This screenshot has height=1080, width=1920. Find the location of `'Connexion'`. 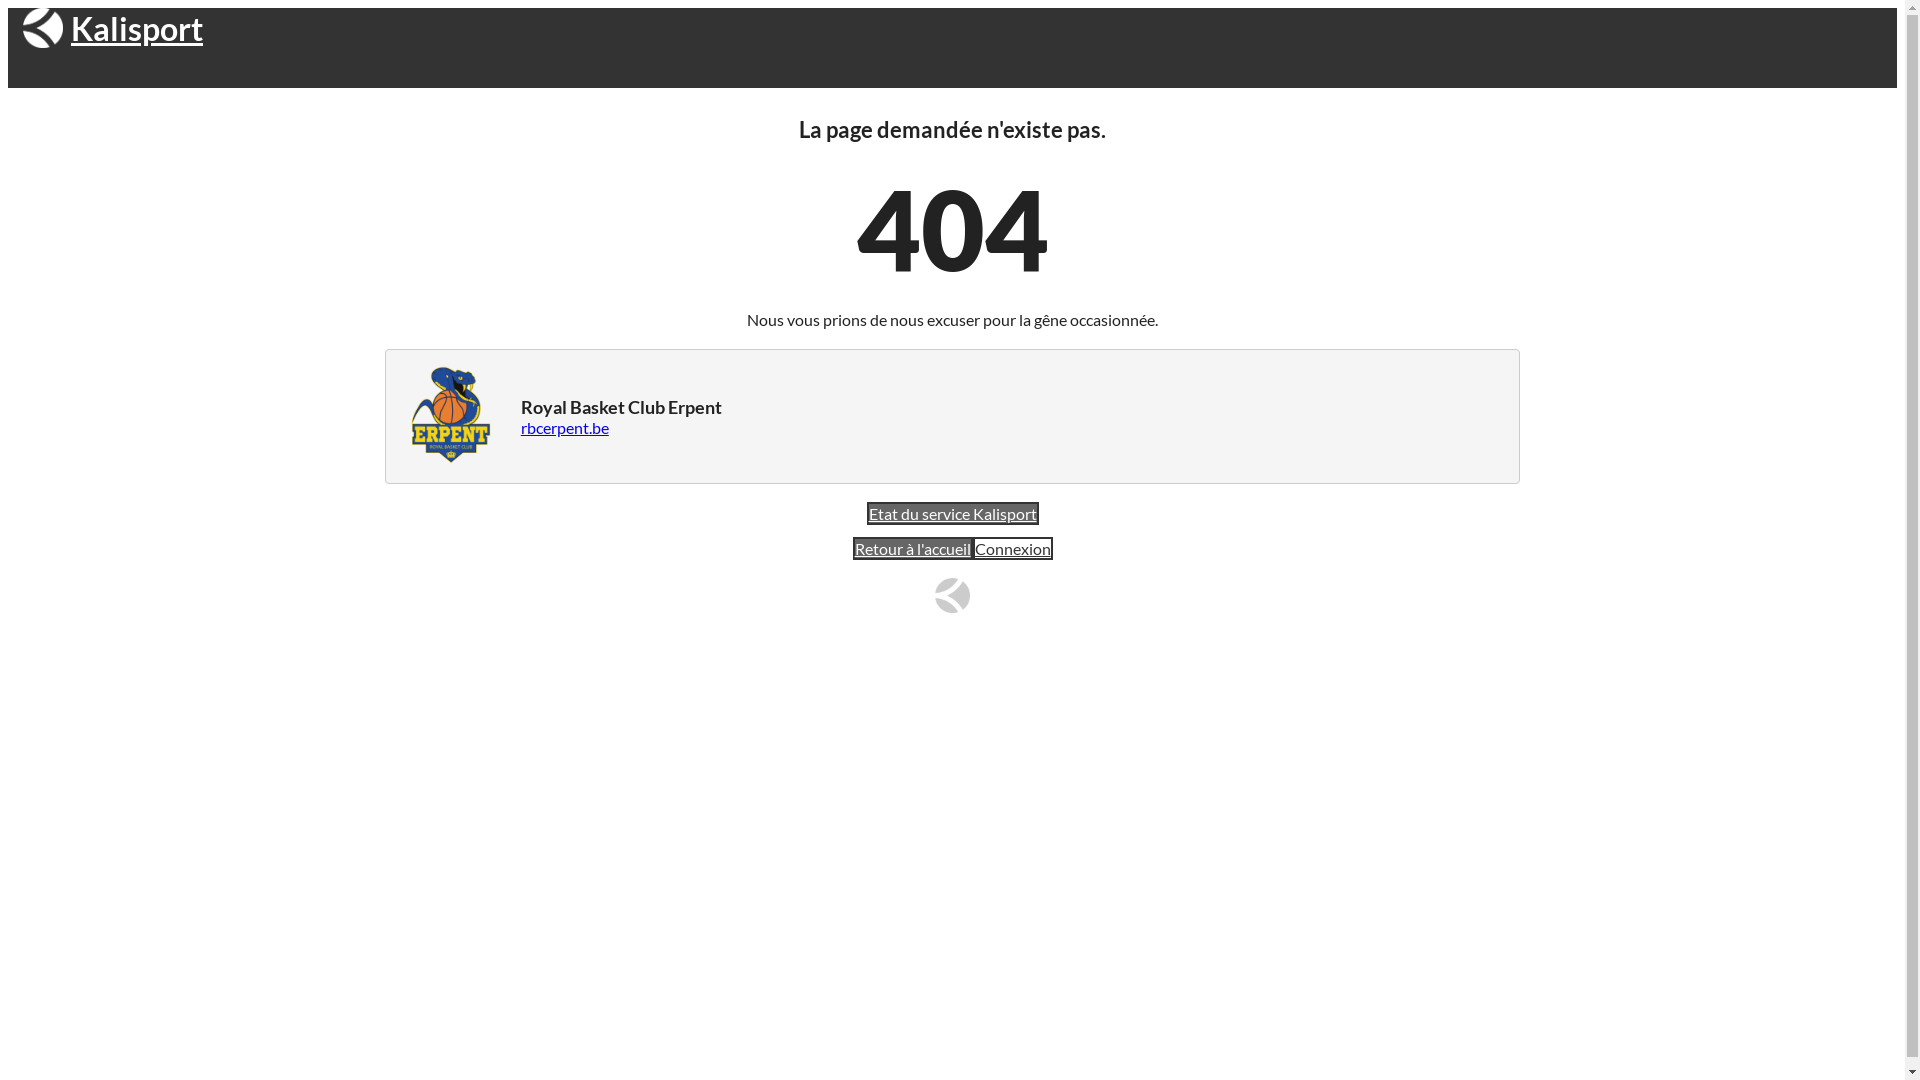

'Connexion' is located at coordinates (971, 547).